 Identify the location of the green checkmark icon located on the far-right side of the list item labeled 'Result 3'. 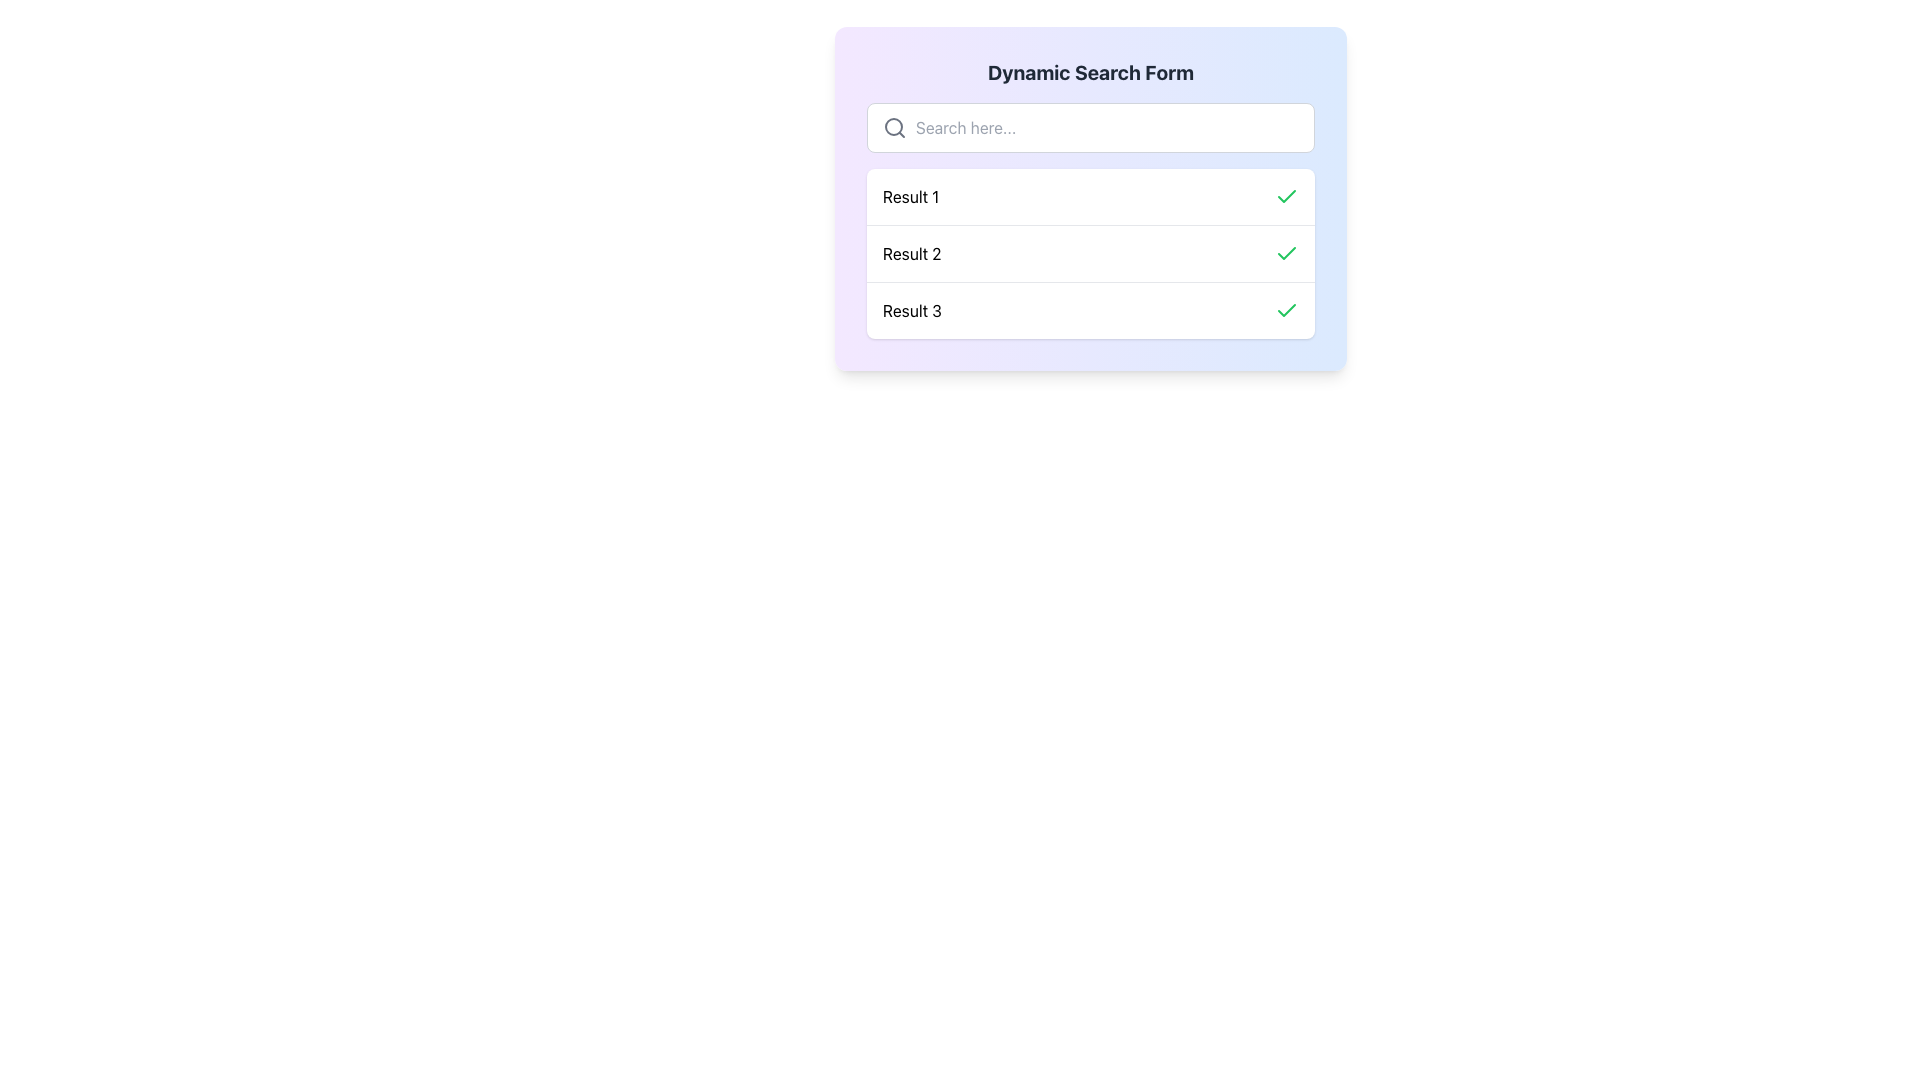
(1286, 311).